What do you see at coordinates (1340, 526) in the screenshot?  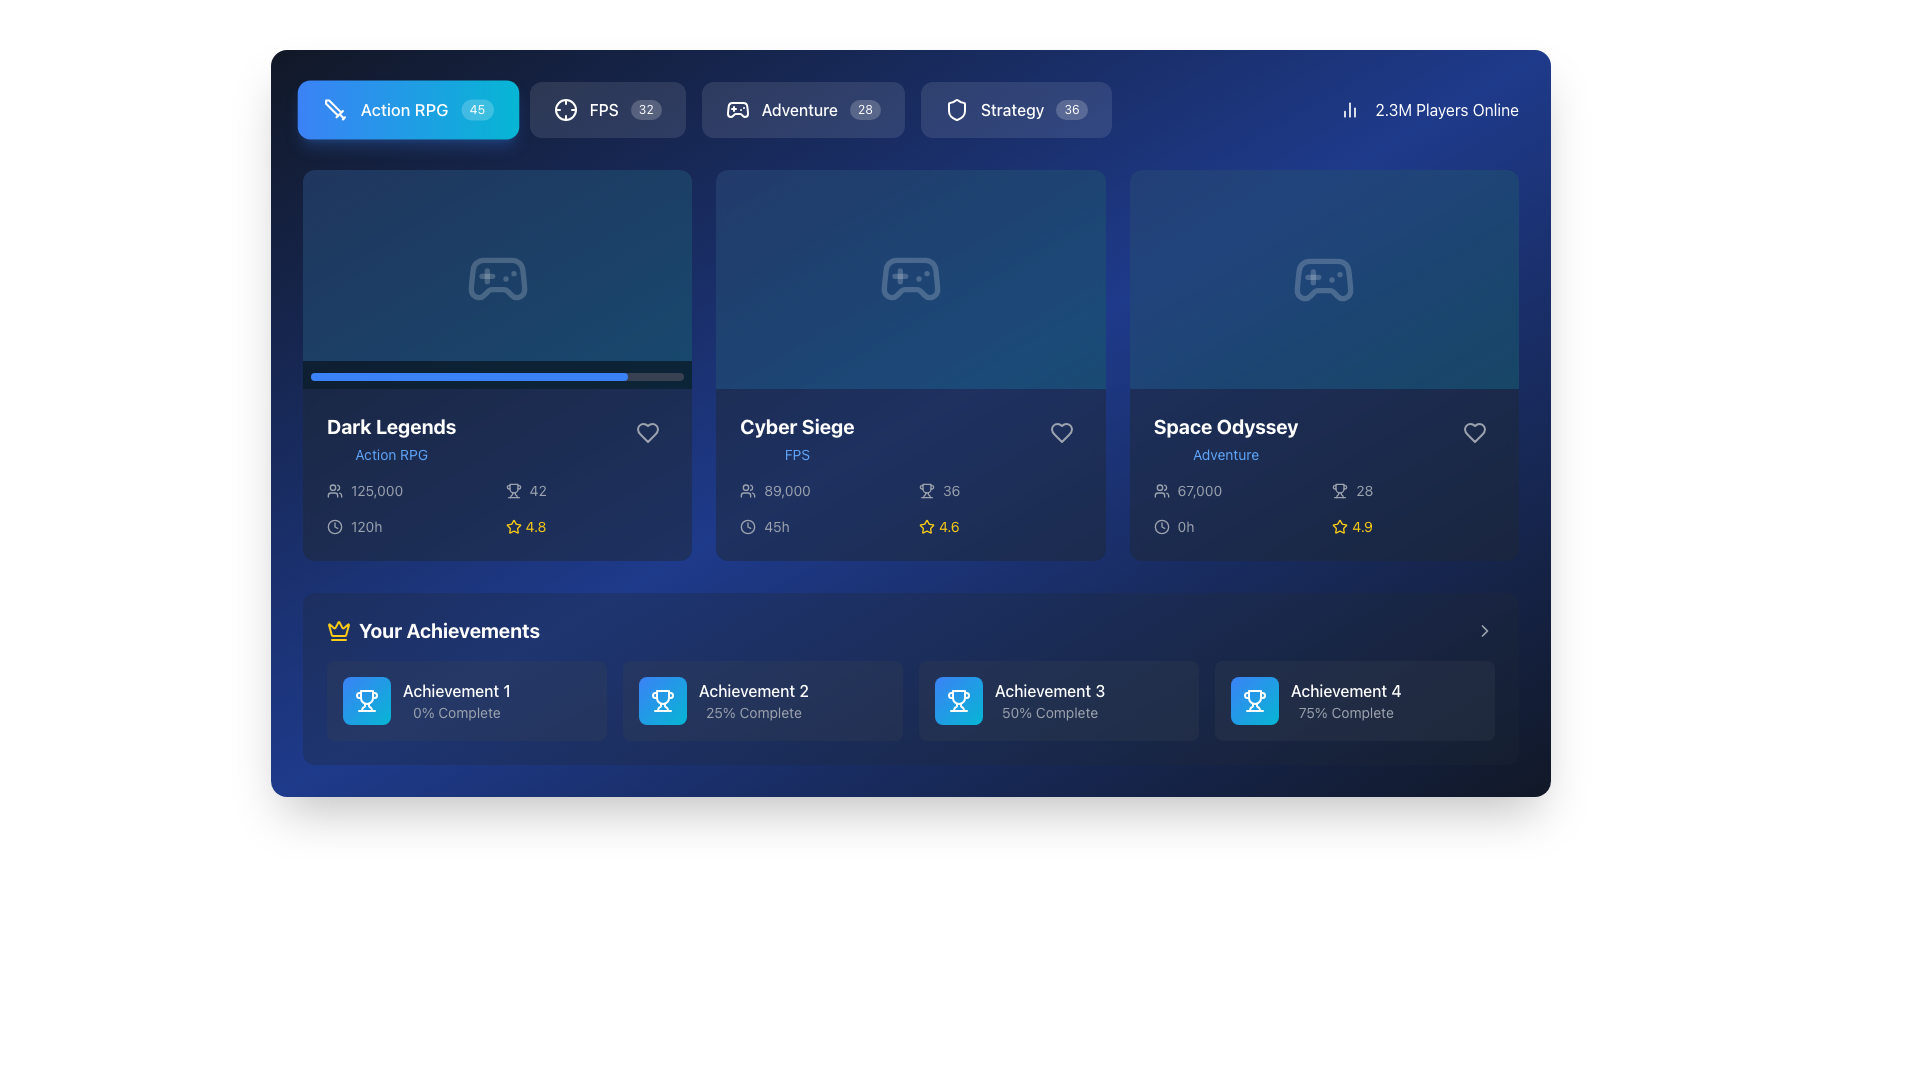 I see `the star icon with a yellow outline located at the bottom center of the third card, slightly left of the numerical rating '4.9'` at bounding box center [1340, 526].